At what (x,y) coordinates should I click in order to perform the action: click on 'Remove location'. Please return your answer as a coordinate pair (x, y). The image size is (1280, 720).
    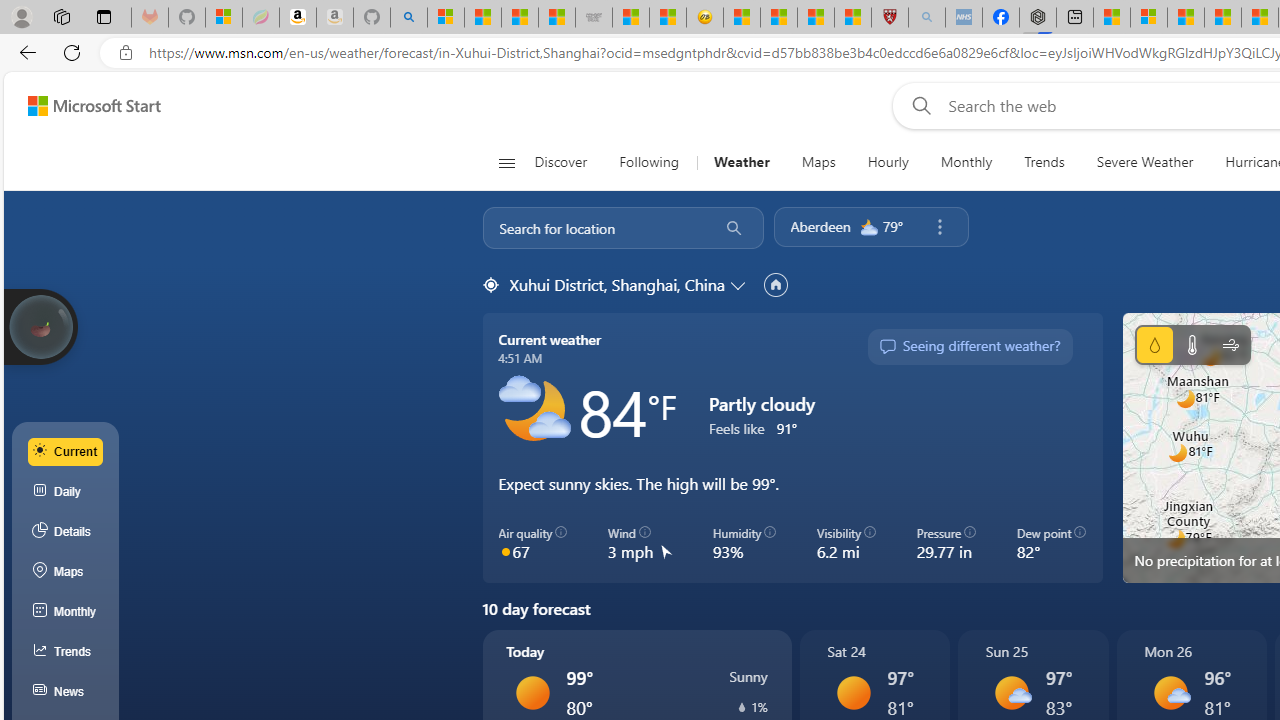
    Looking at the image, I should click on (938, 226).